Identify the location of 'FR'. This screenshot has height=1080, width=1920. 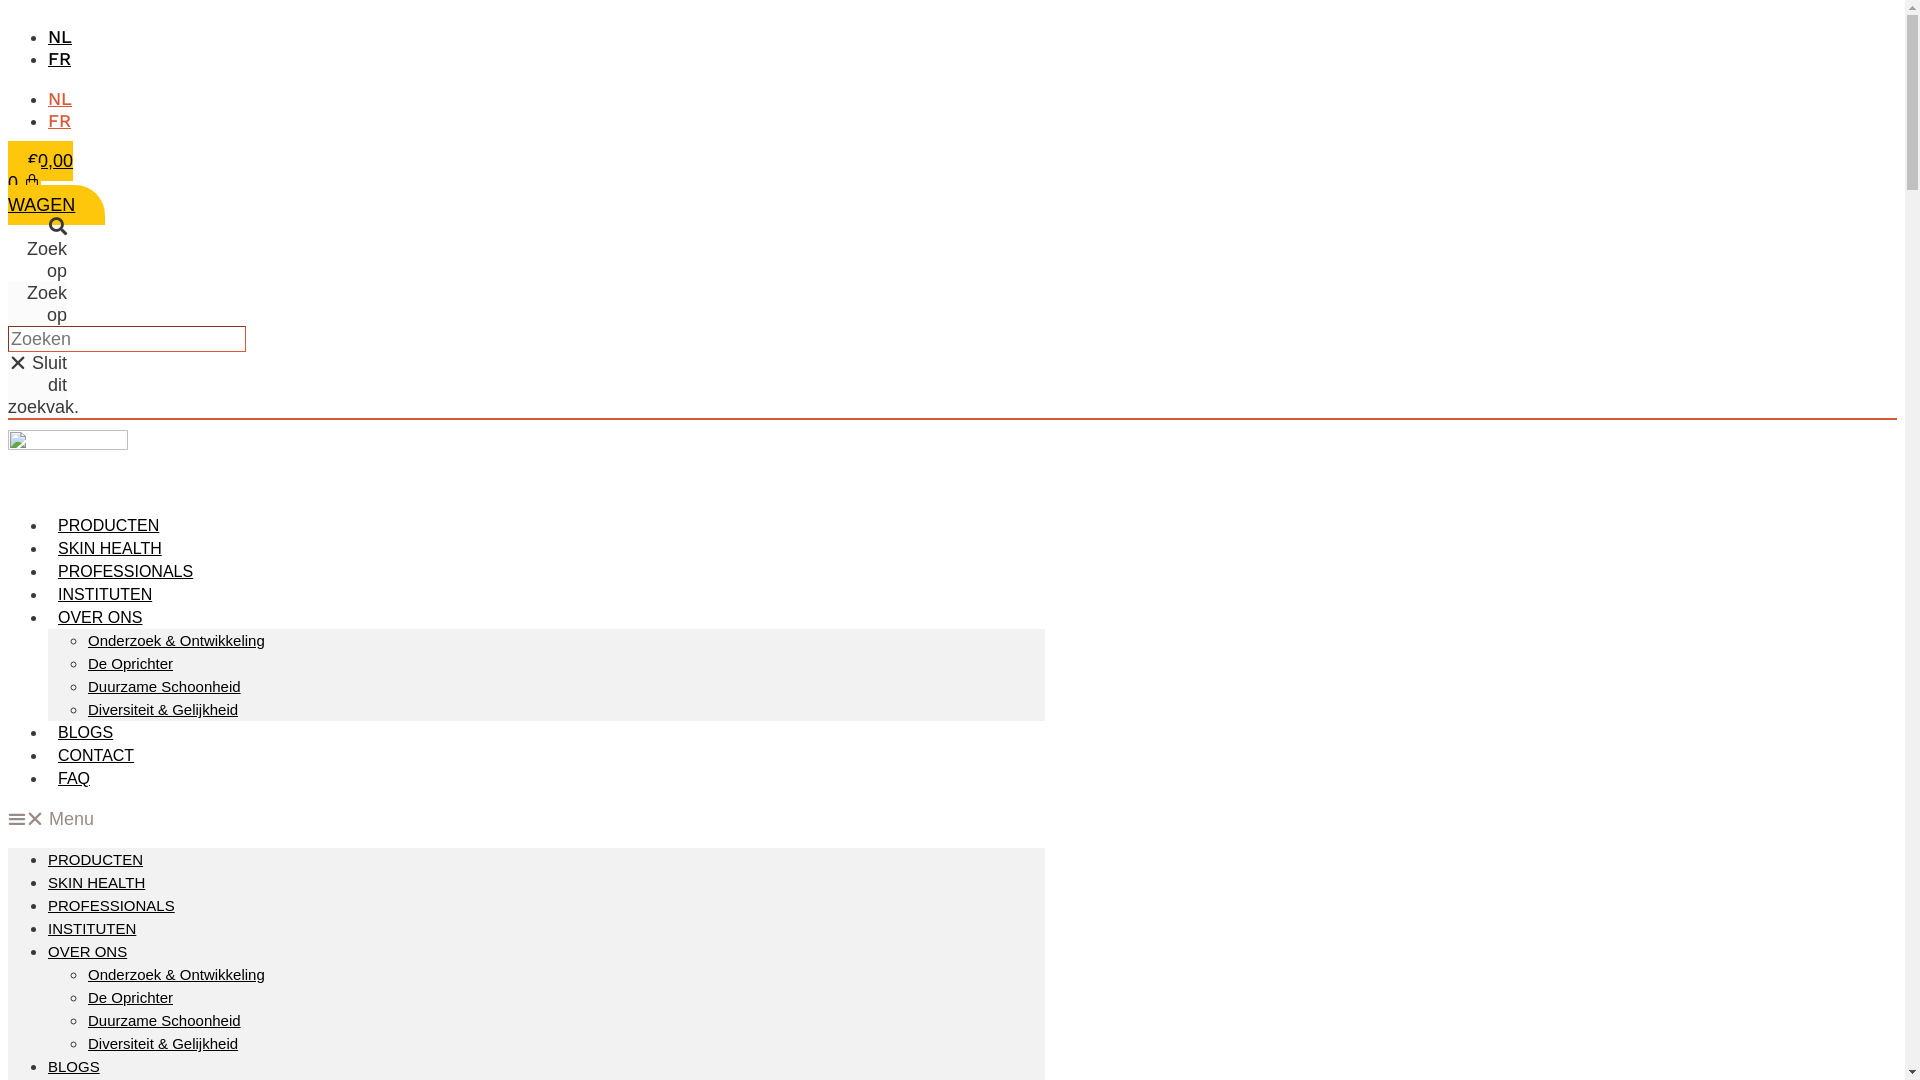
(48, 57).